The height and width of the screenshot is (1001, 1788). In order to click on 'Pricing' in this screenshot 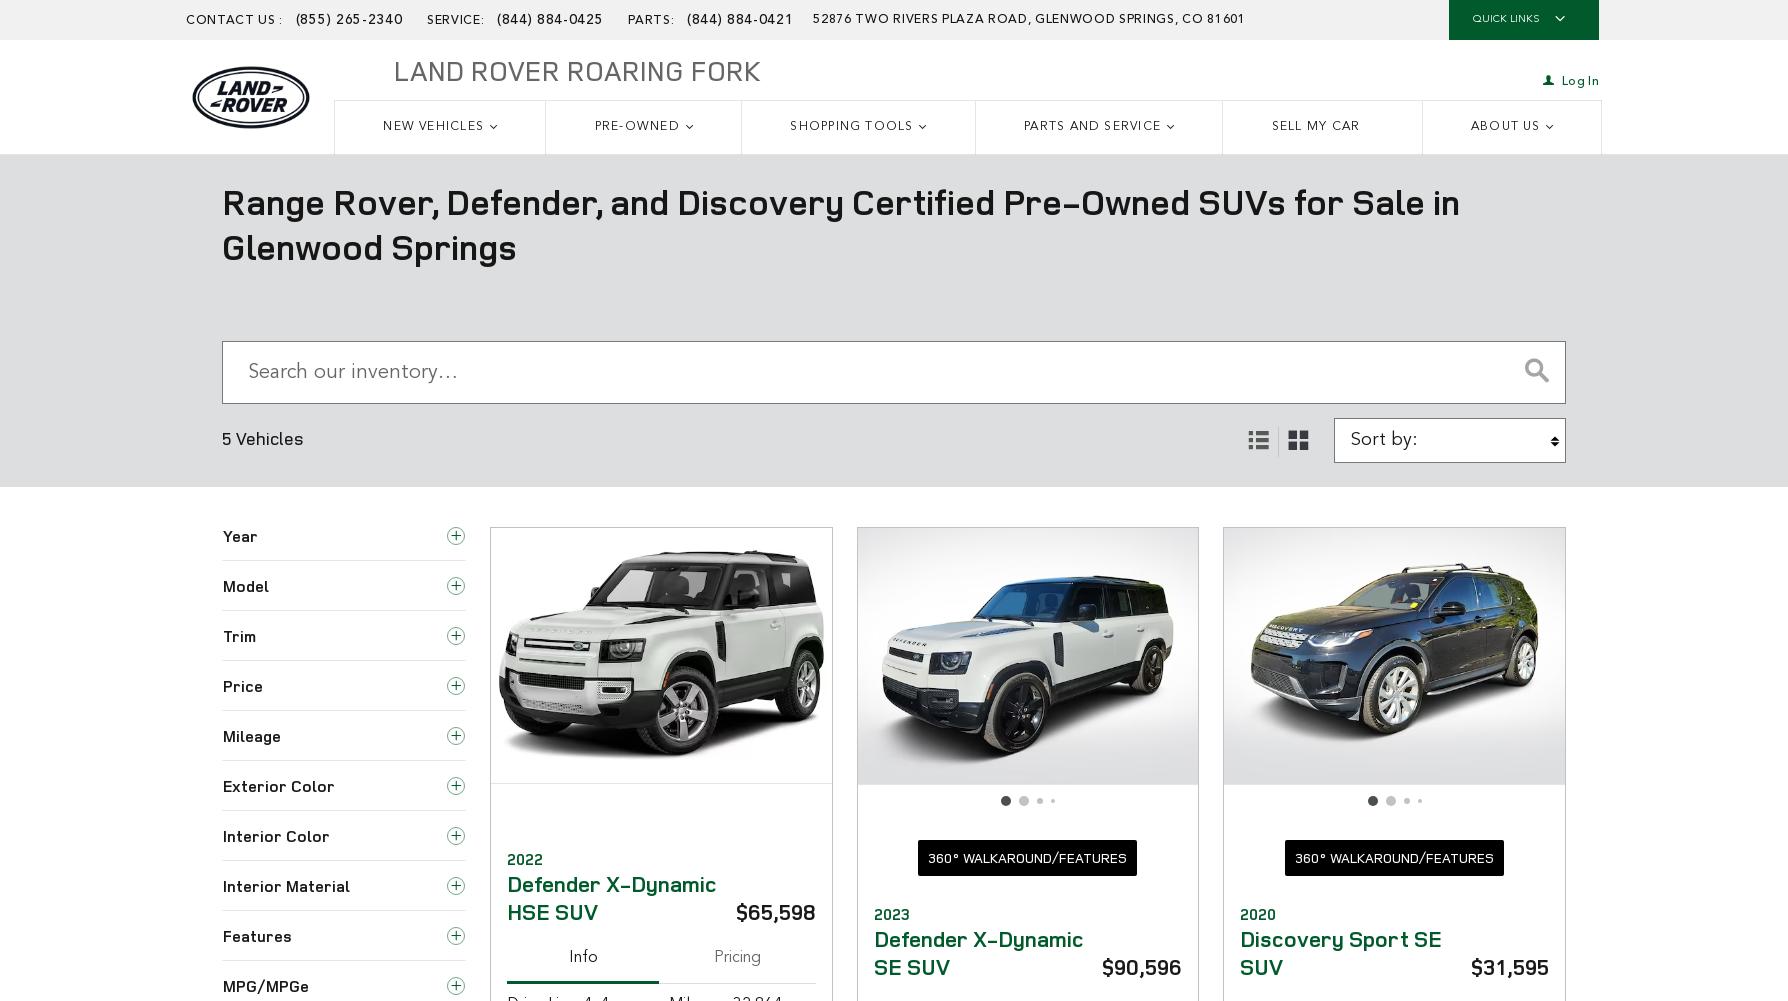, I will do `click(712, 955)`.